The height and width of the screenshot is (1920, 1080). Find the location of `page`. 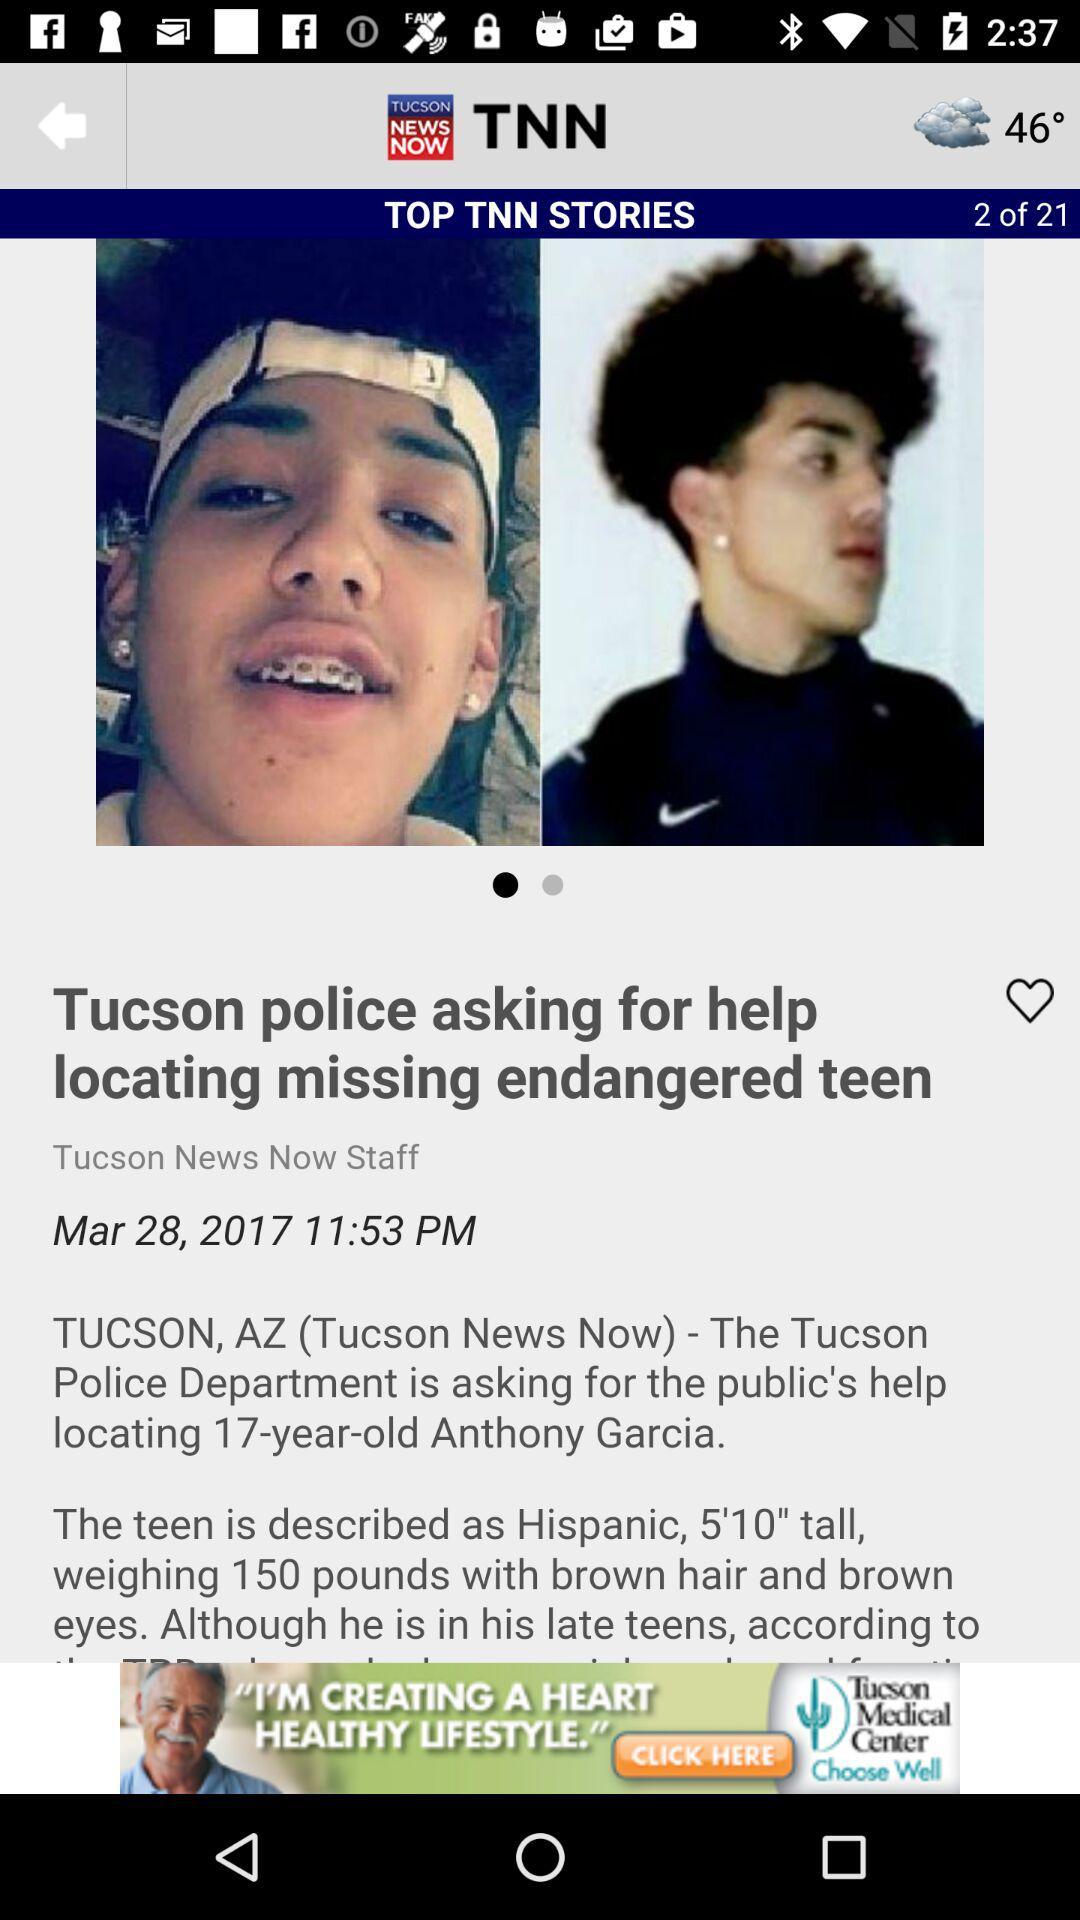

page is located at coordinates (61, 124).